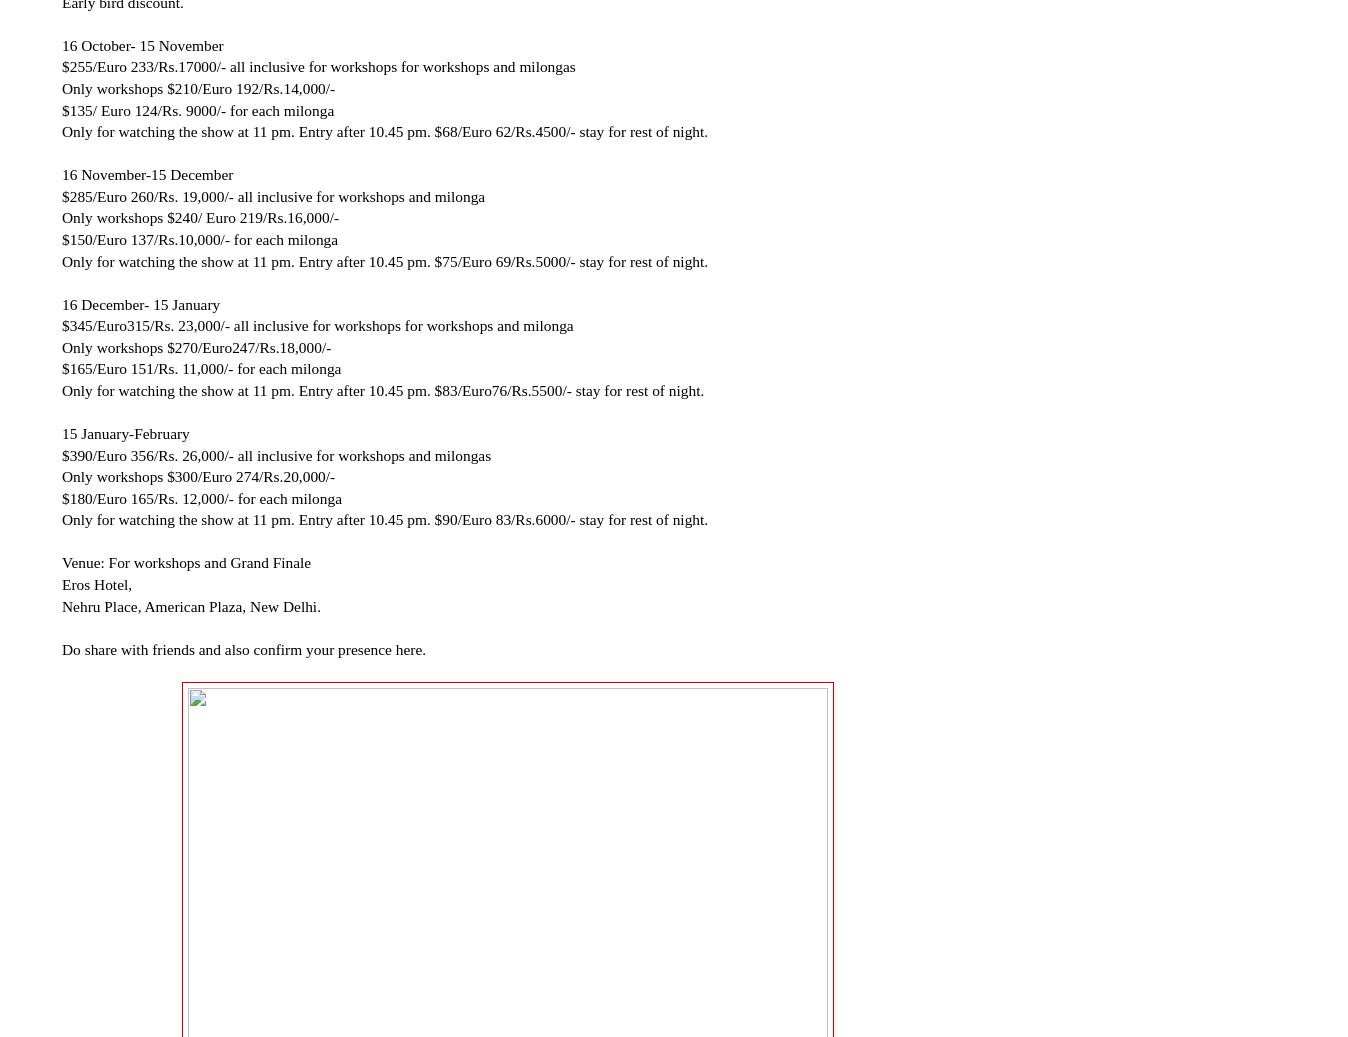  I want to click on 'Only for watching the show at 11 pm. Entry after 10.45 pm. $83/Euro76/Rs.5500/- stay for rest of night.', so click(61, 388).